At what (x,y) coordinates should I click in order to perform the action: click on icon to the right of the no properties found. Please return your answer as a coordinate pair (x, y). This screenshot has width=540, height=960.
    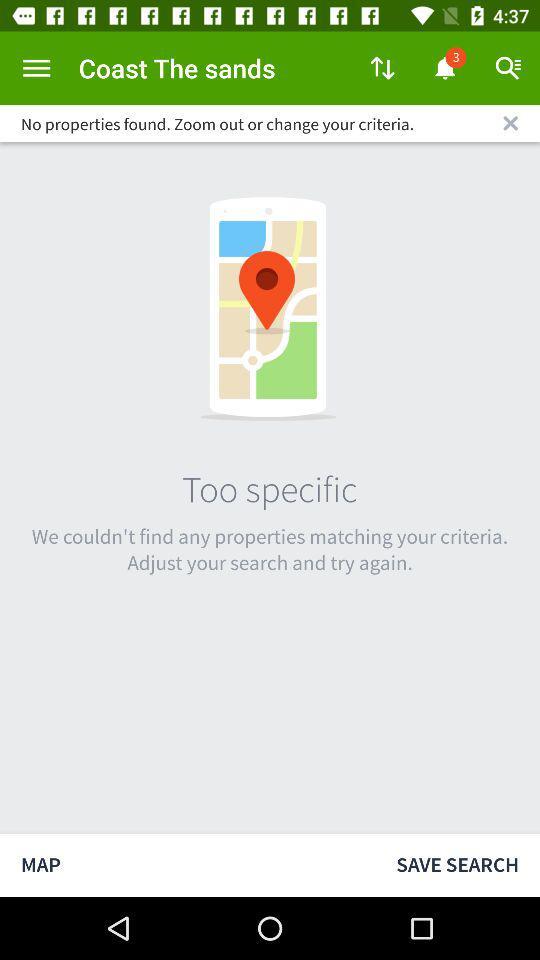
    Looking at the image, I should click on (510, 122).